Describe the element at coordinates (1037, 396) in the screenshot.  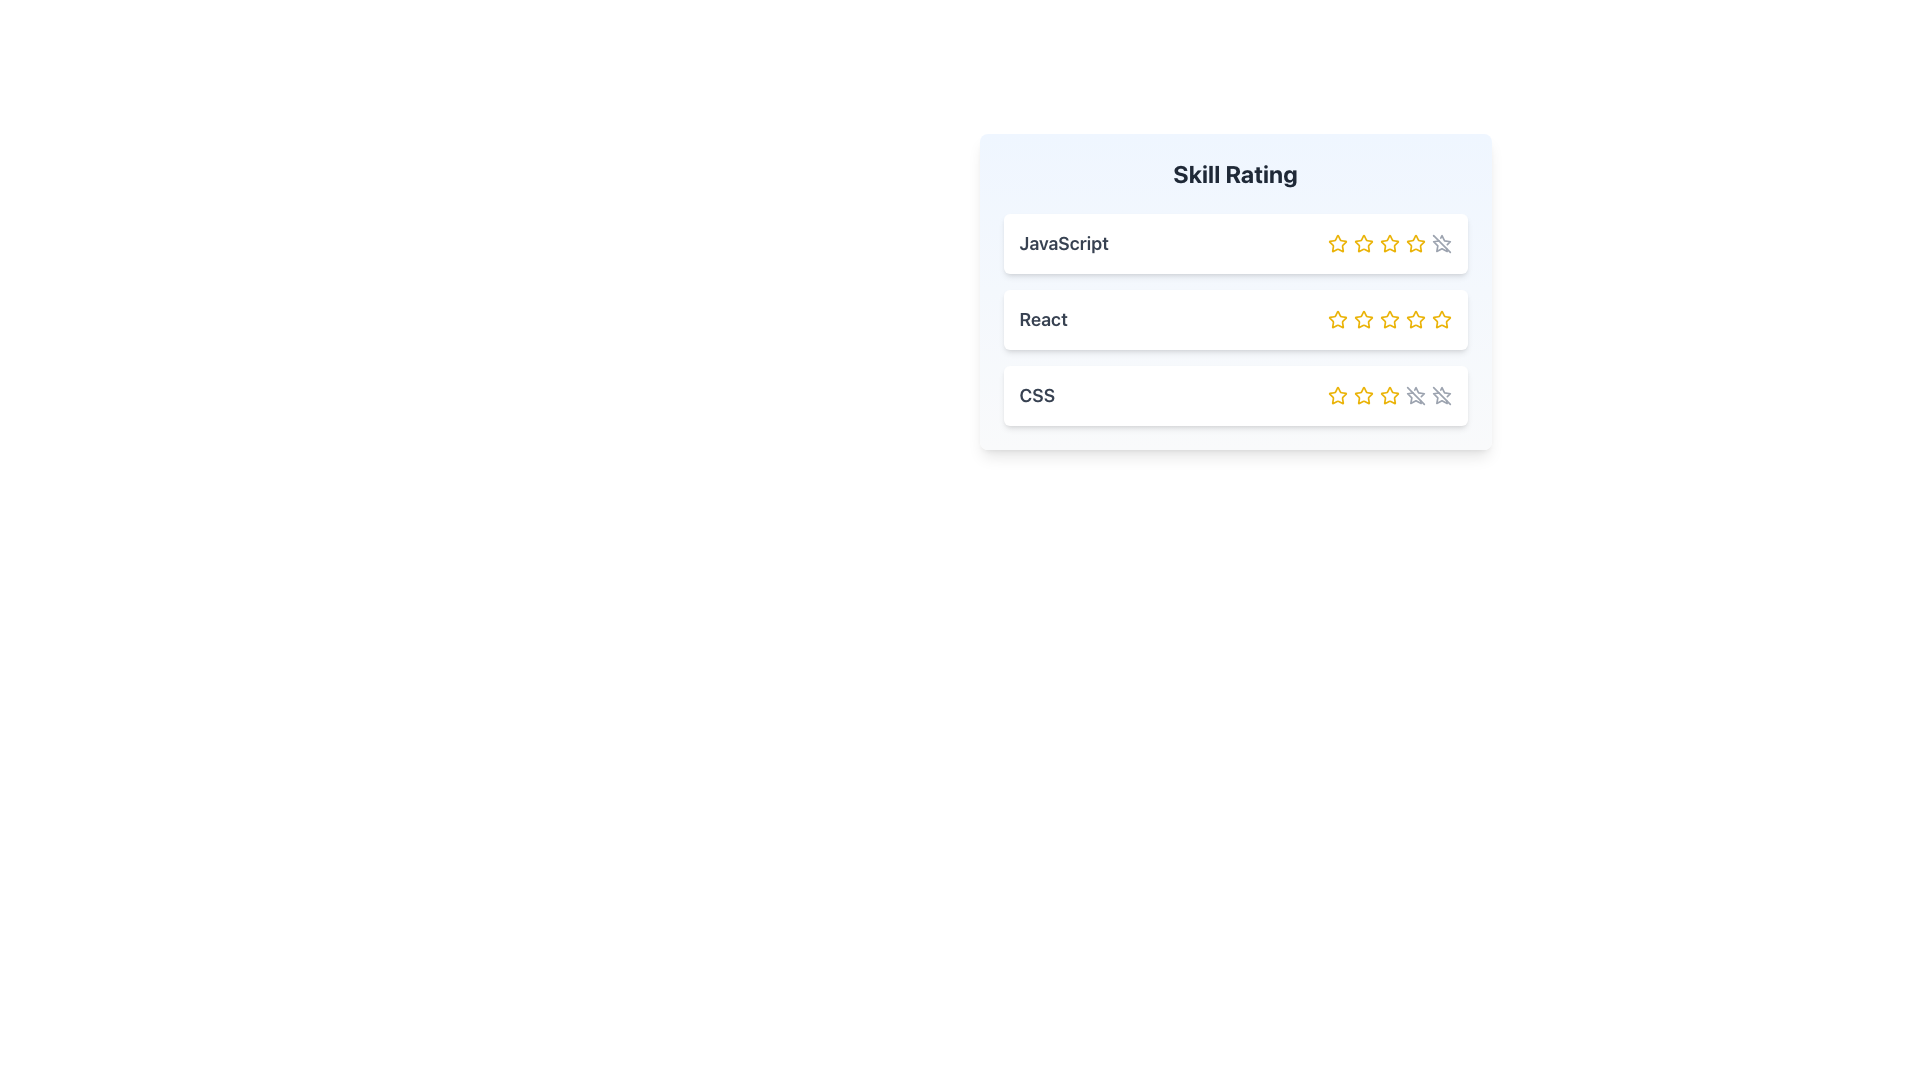
I see `the Text Label that categorizes the third entry in the 'Skill Rating' list, positioned left-aligned beneath 'React'` at that location.